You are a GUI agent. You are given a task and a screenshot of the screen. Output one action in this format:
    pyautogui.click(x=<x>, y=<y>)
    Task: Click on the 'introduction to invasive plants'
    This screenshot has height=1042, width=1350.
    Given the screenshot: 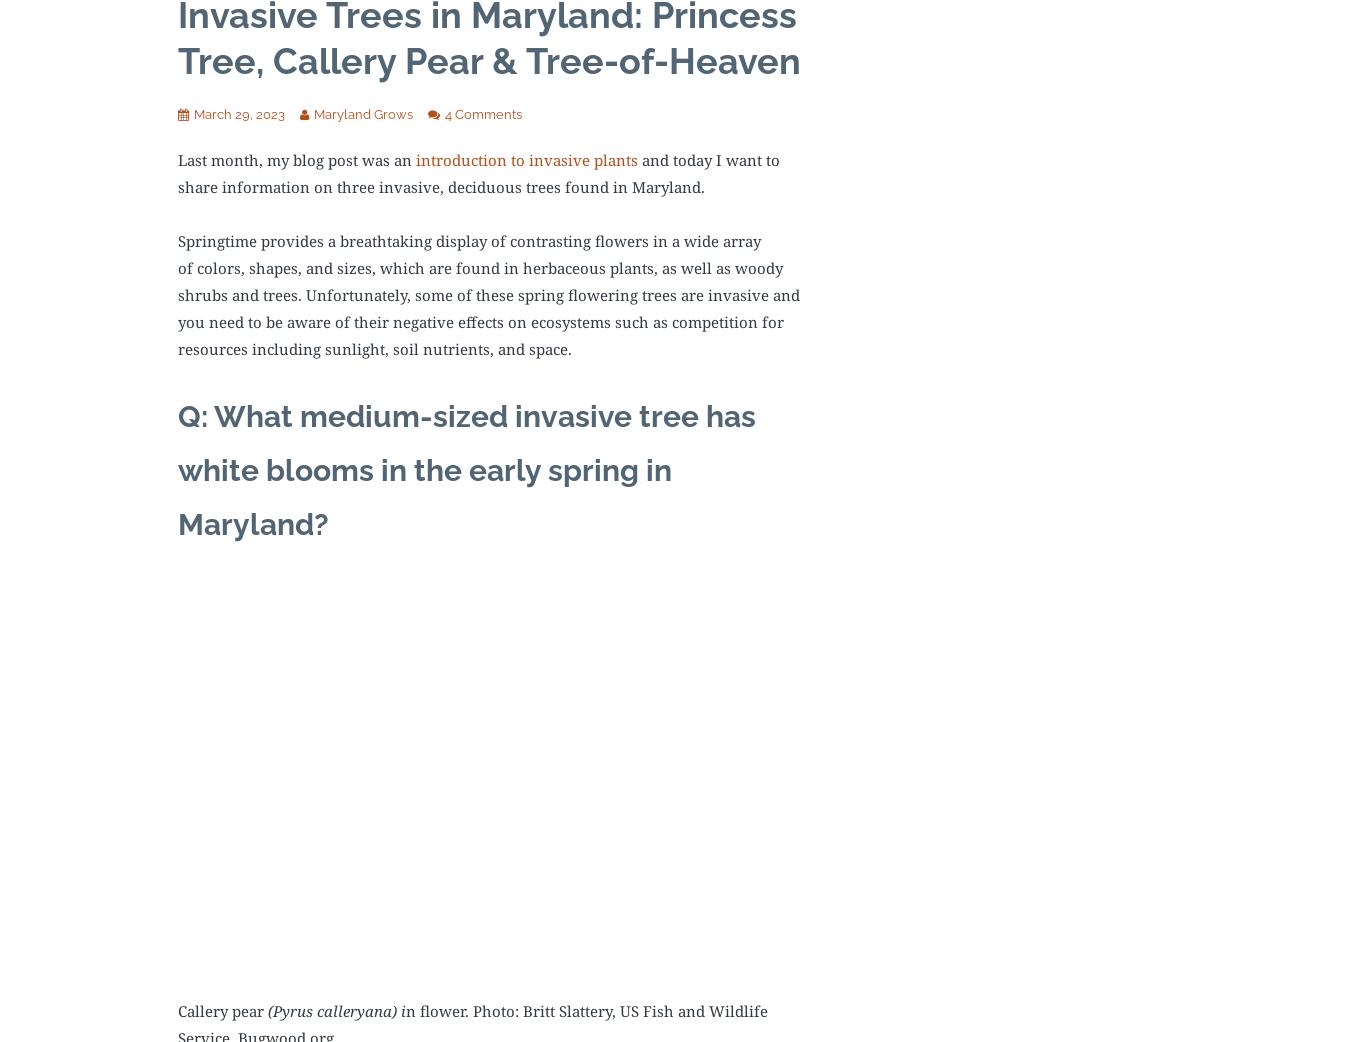 What is the action you would take?
    pyautogui.click(x=415, y=159)
    